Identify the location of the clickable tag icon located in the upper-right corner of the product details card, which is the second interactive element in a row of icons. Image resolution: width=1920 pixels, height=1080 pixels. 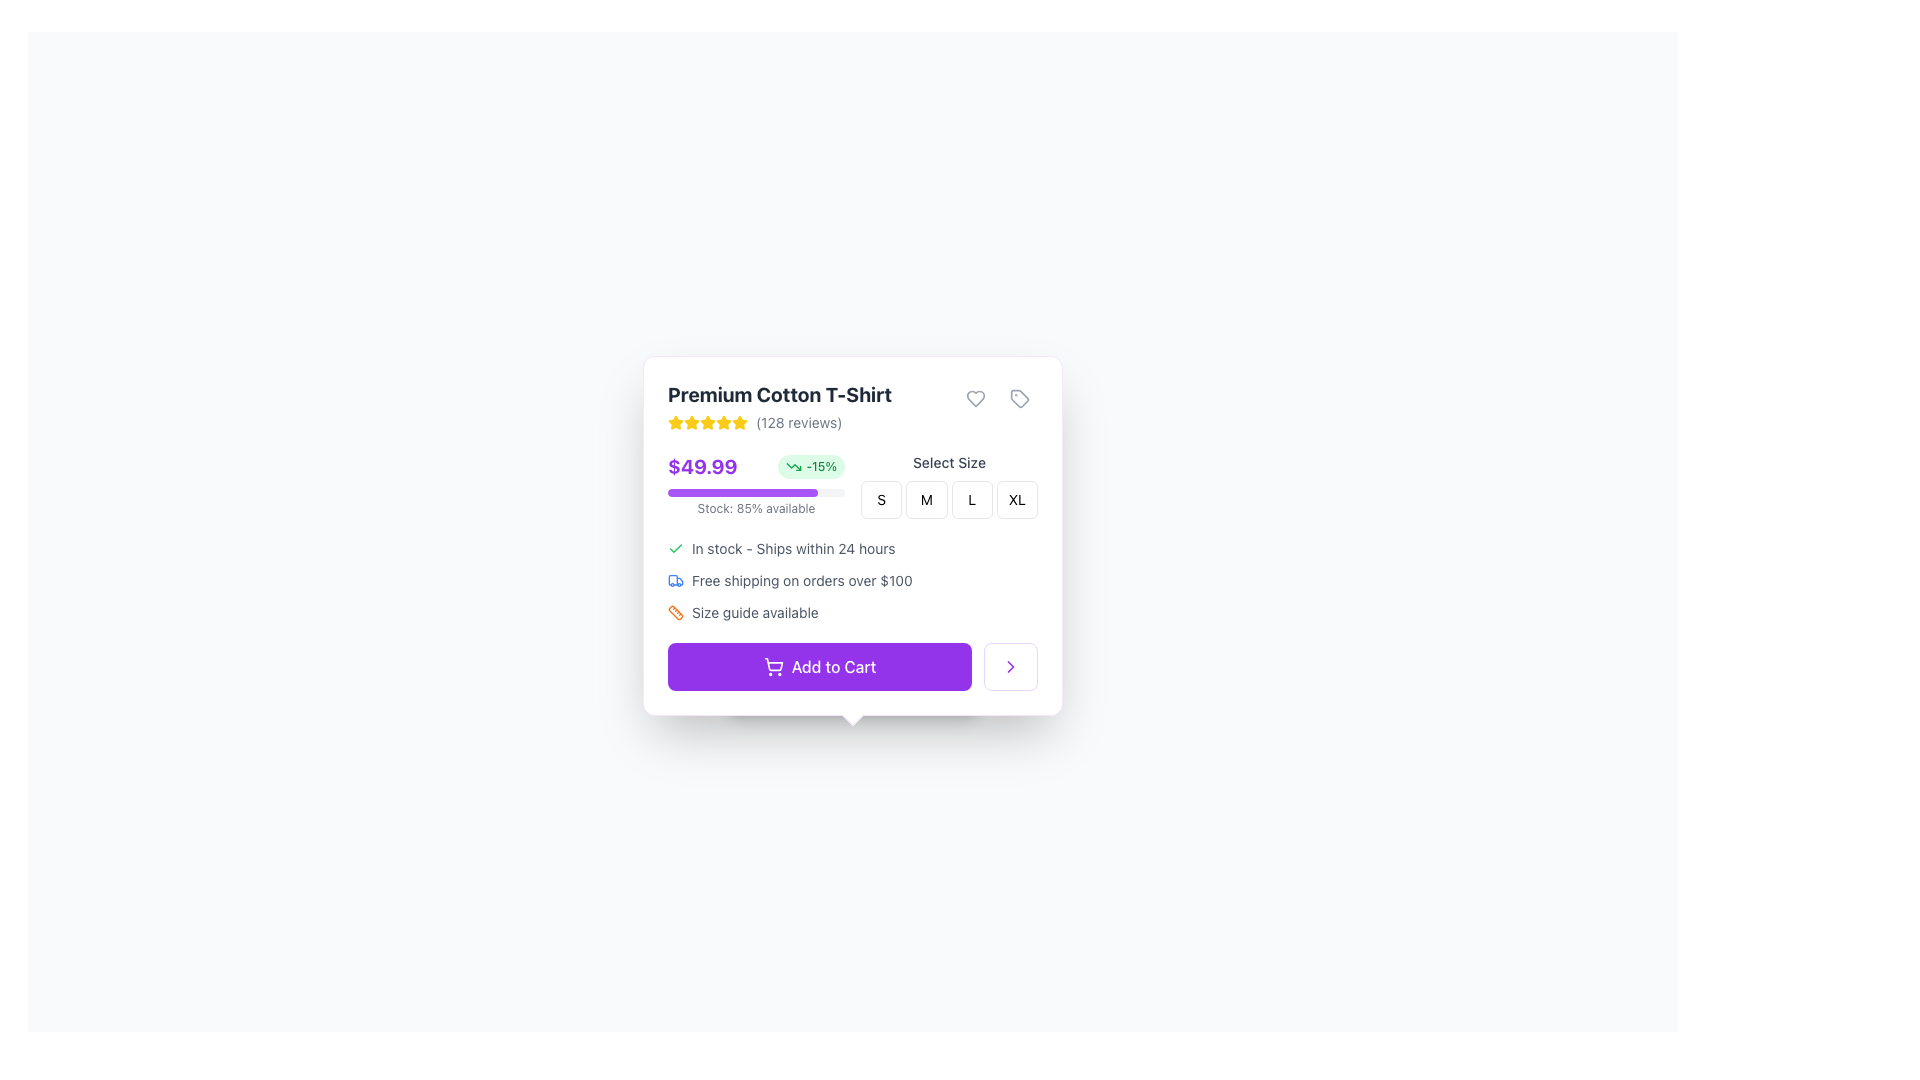
(1019, 398).